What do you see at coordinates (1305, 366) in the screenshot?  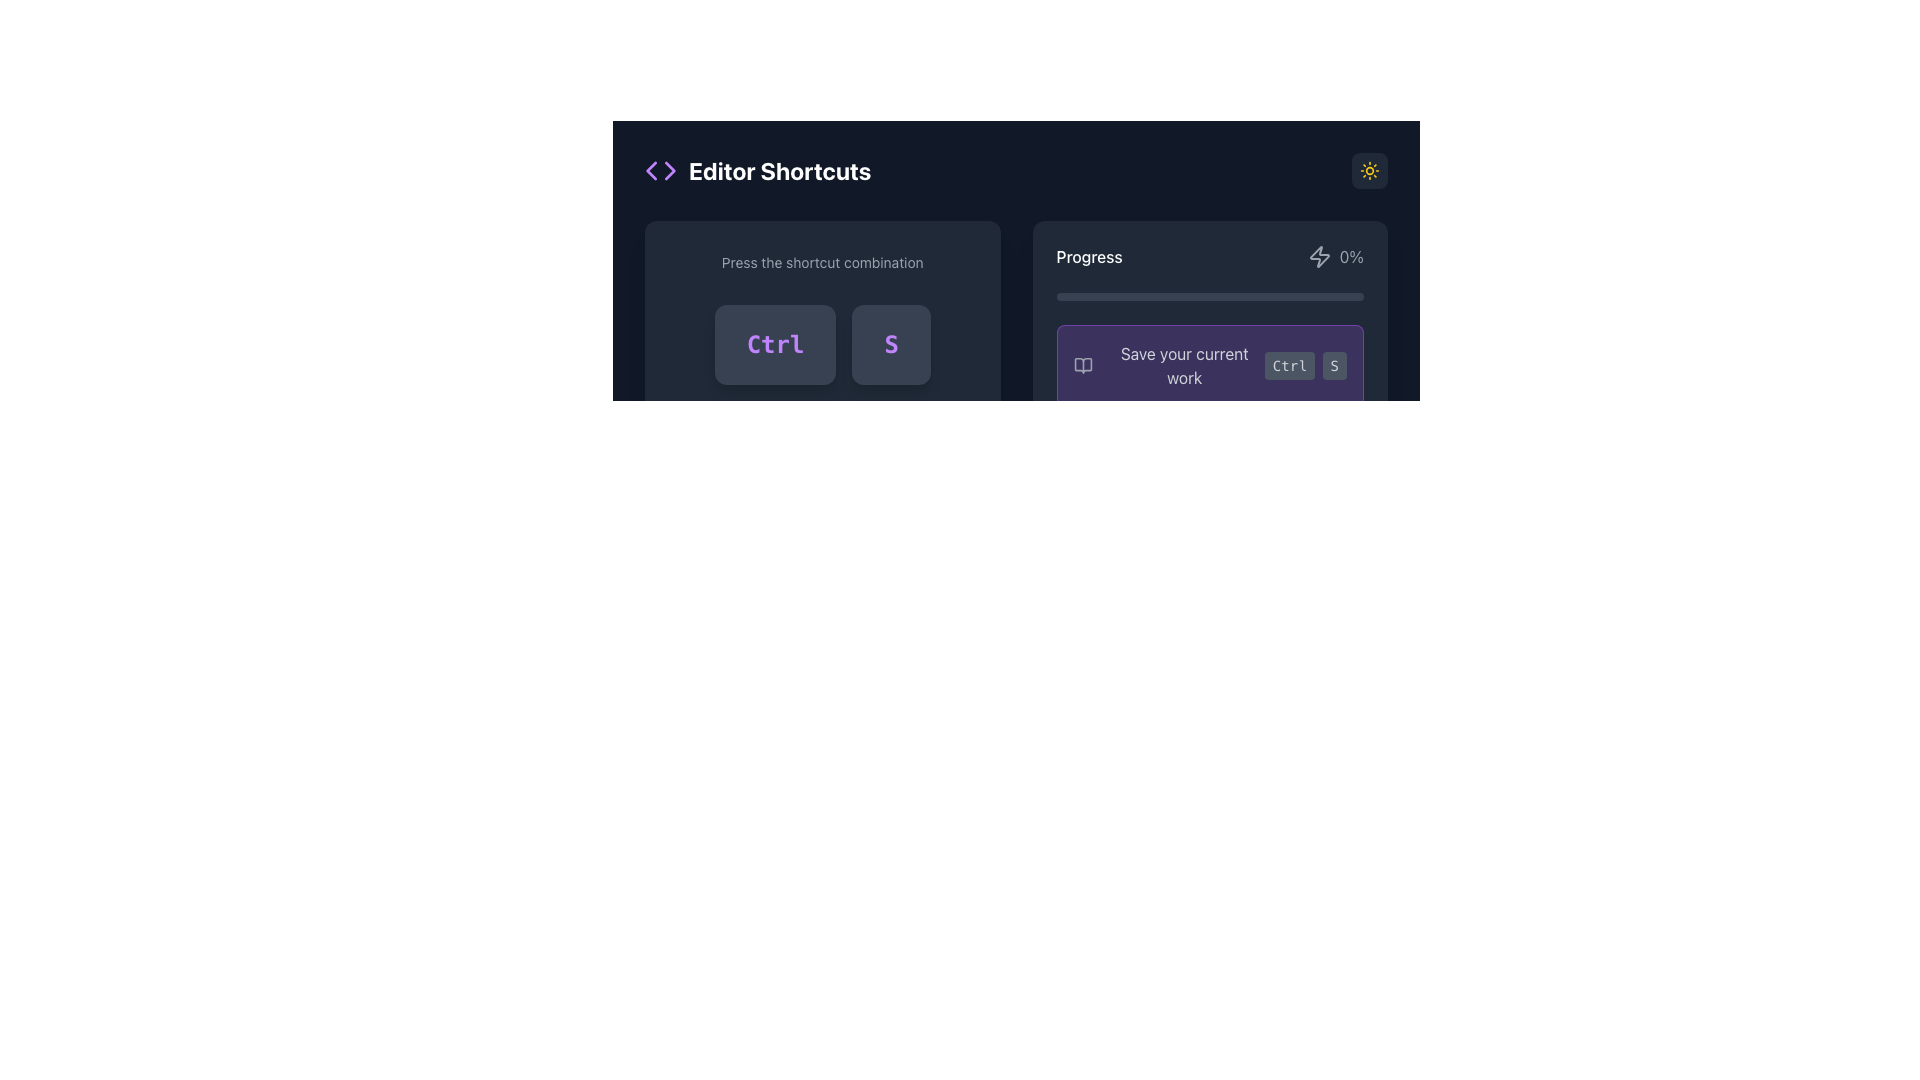 I see `the keyboard shortcut visual element displaying 'Ctrl' and 'S', which is located within a purple box labeled 'Save your current work' on the right-hand side of the interface` at bounding box center [1305, 366].